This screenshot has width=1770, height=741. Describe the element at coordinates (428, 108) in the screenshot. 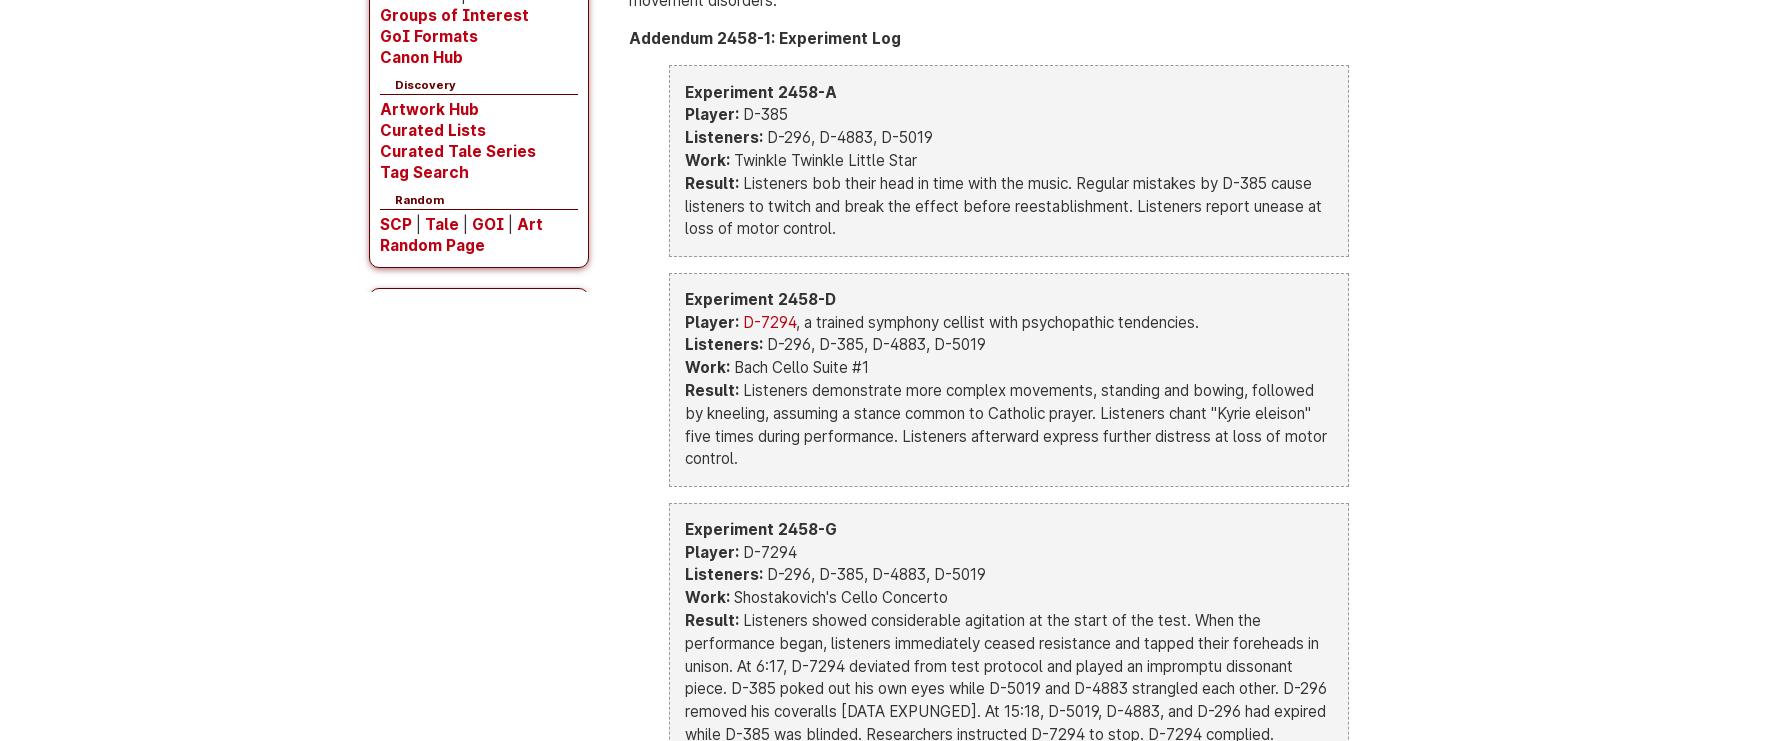

I see `'Artwork Hub'` at that location.